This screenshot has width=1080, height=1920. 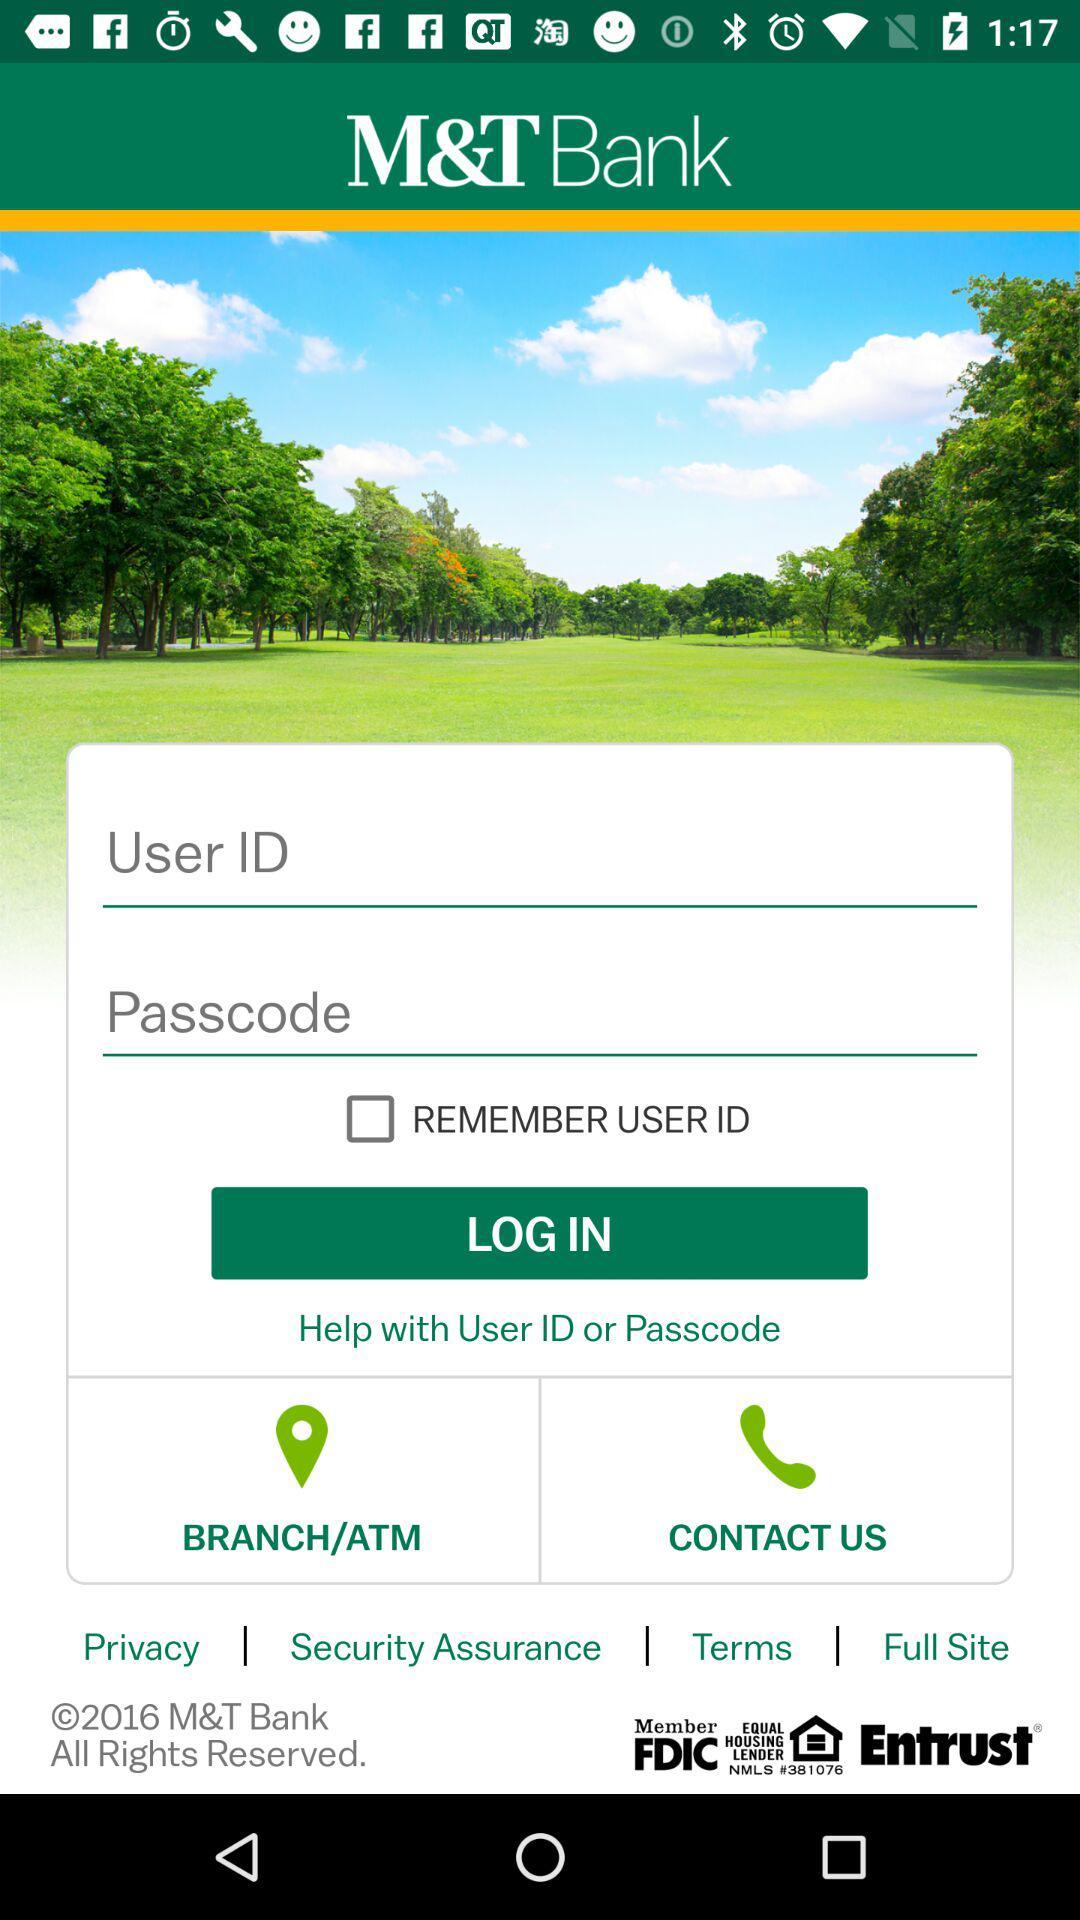 What do you see at coordinates (742, 1646) in the screenshot?
I see `terms` at bounding box center [742, 1646].